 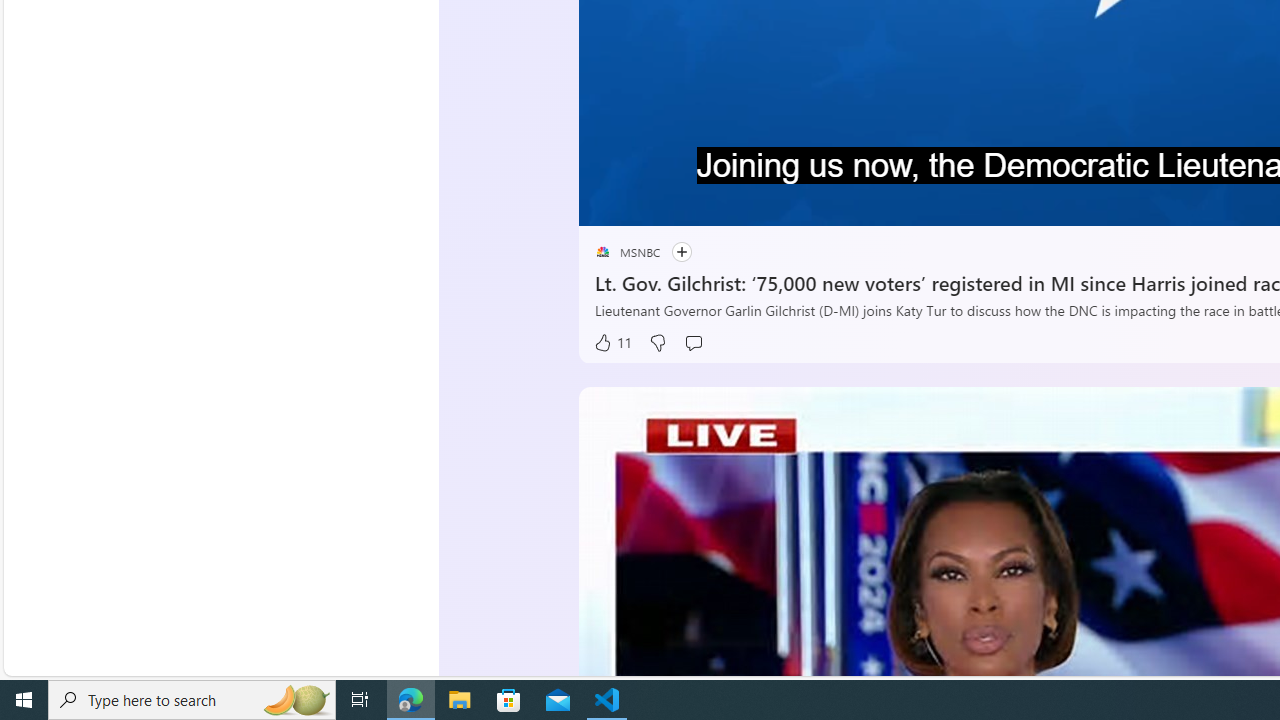 What do you see at coordinates (626, 251) in the screenshot?
I see `'placeholder MSNBC'` at bounding box center [626, 251].